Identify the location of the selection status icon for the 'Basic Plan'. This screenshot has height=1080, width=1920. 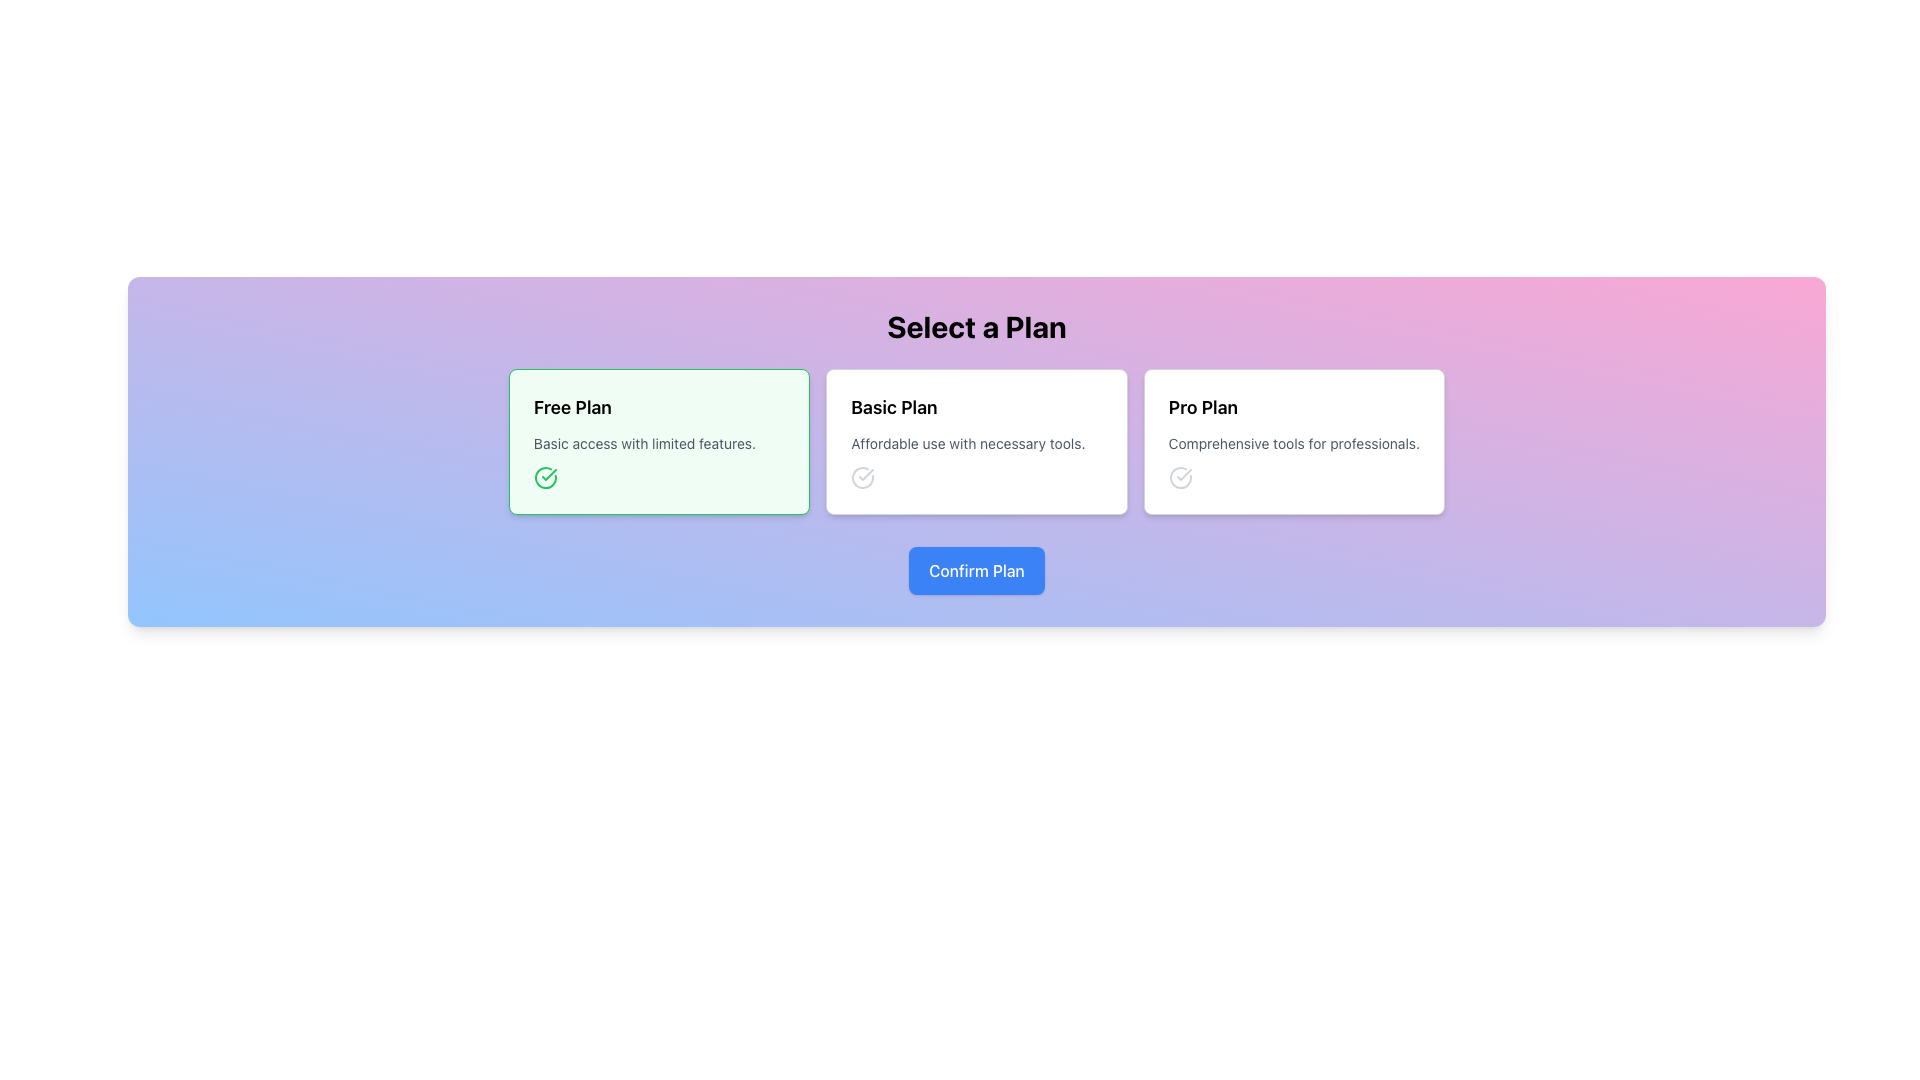
(863, 478).